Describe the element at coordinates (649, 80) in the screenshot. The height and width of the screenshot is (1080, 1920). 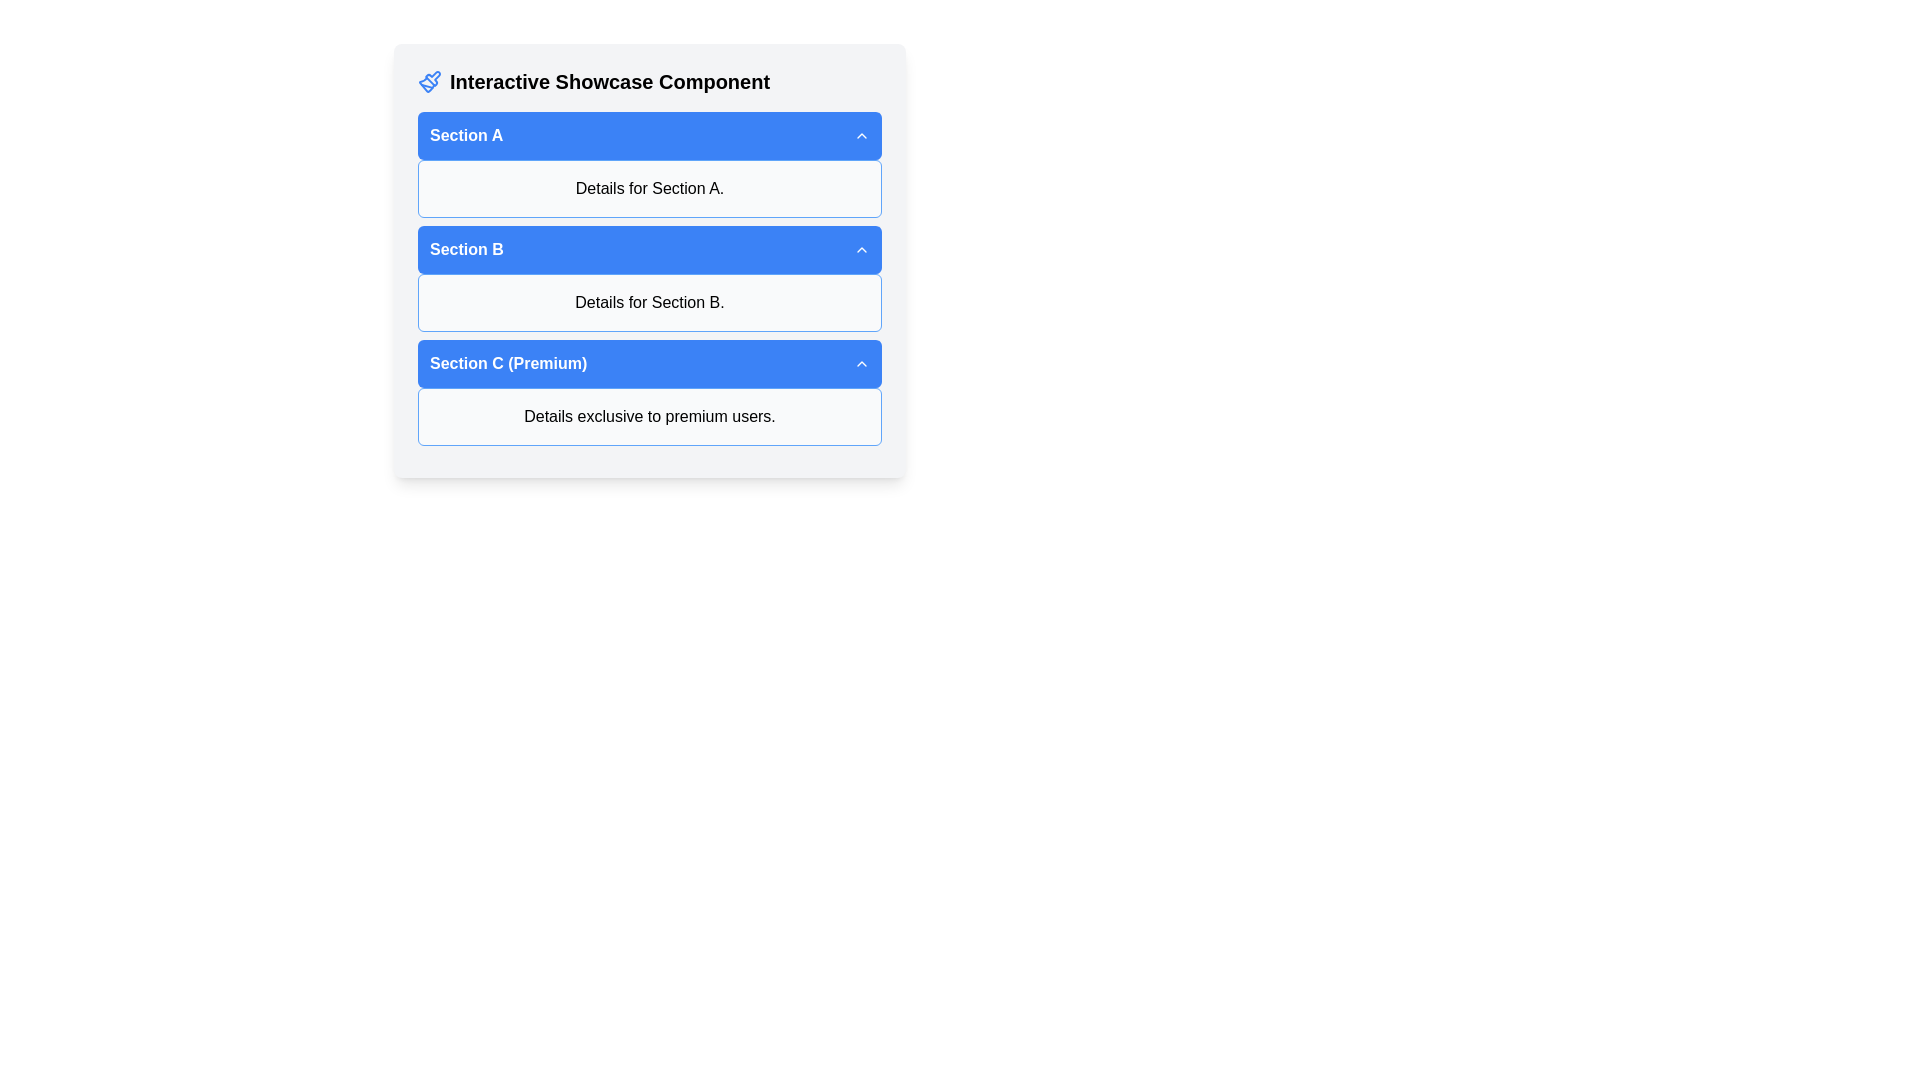
I see `the text header labeled 'Interactive Showcase Component' which is bold and large, located at the top of the section with a blue paintbrush icon to its left` at that location.